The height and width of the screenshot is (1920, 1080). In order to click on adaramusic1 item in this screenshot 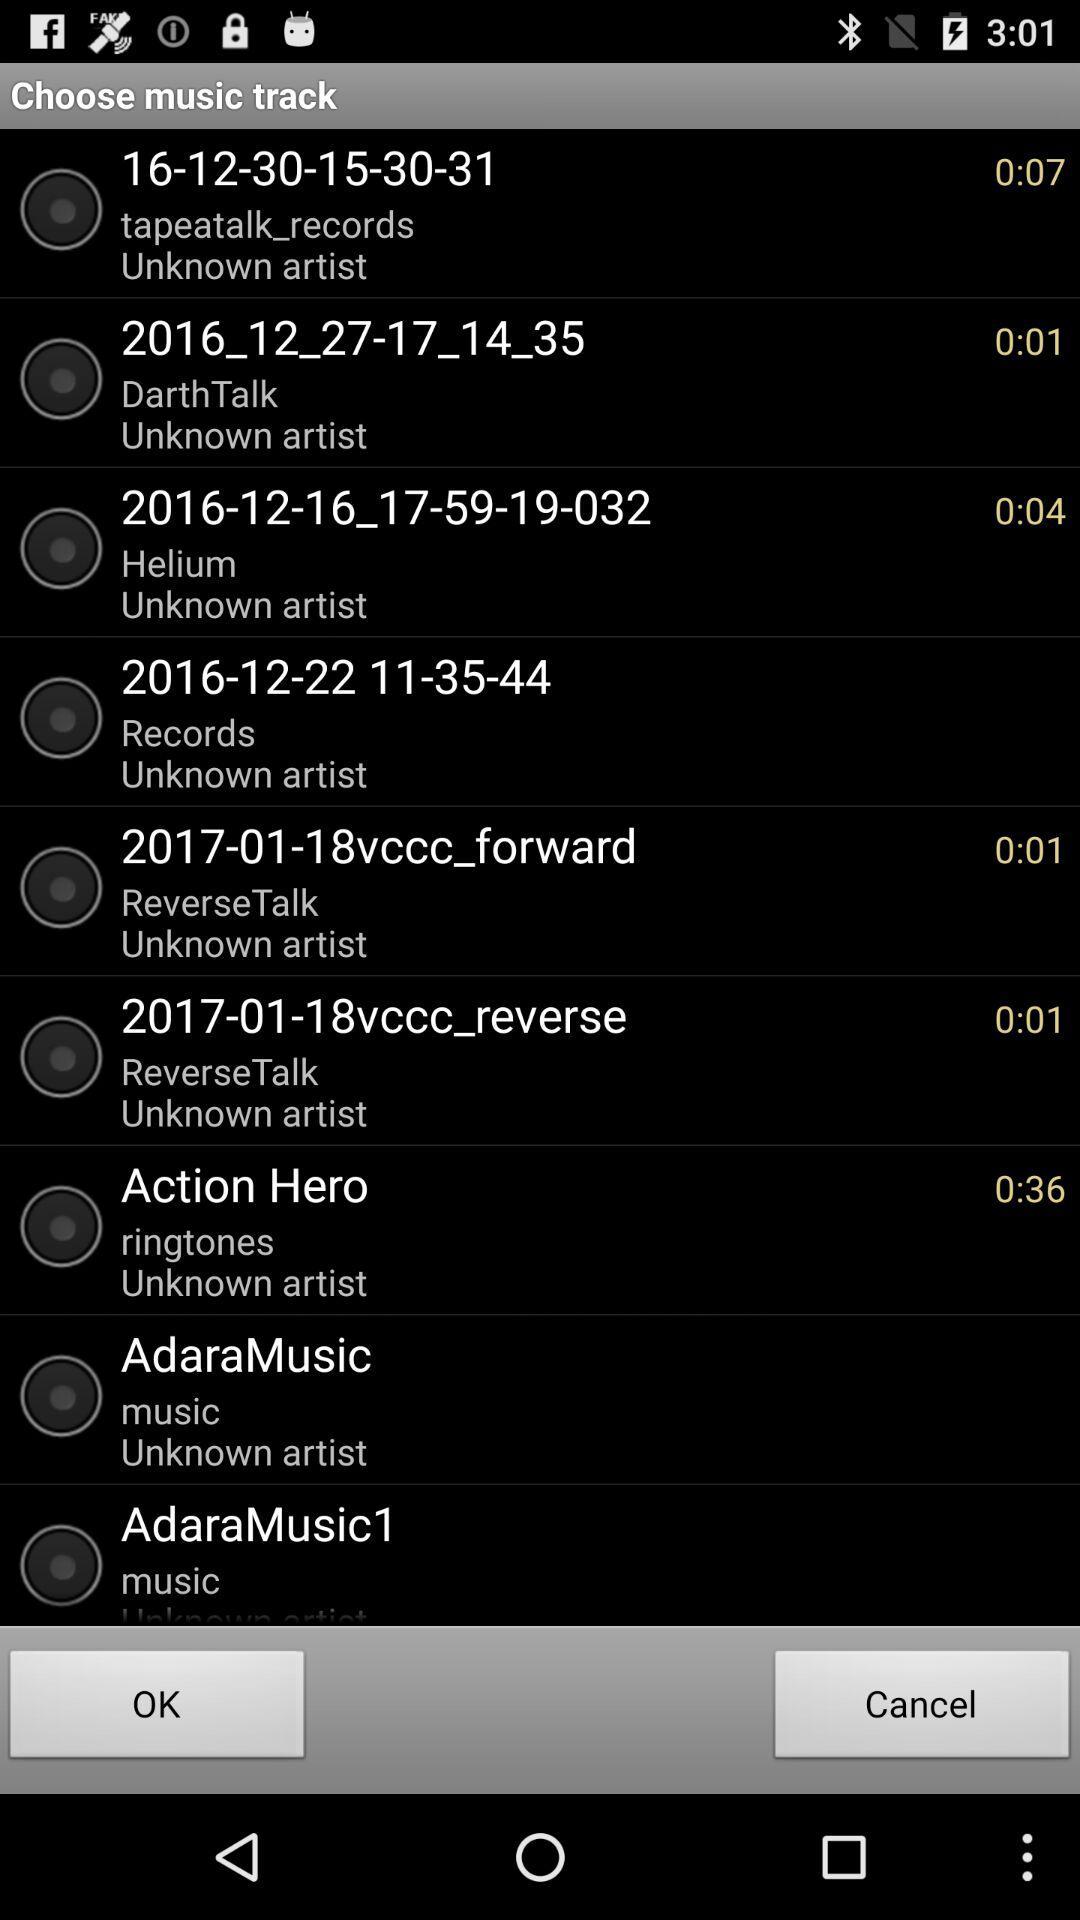, I will do `click(583, 1521)`.